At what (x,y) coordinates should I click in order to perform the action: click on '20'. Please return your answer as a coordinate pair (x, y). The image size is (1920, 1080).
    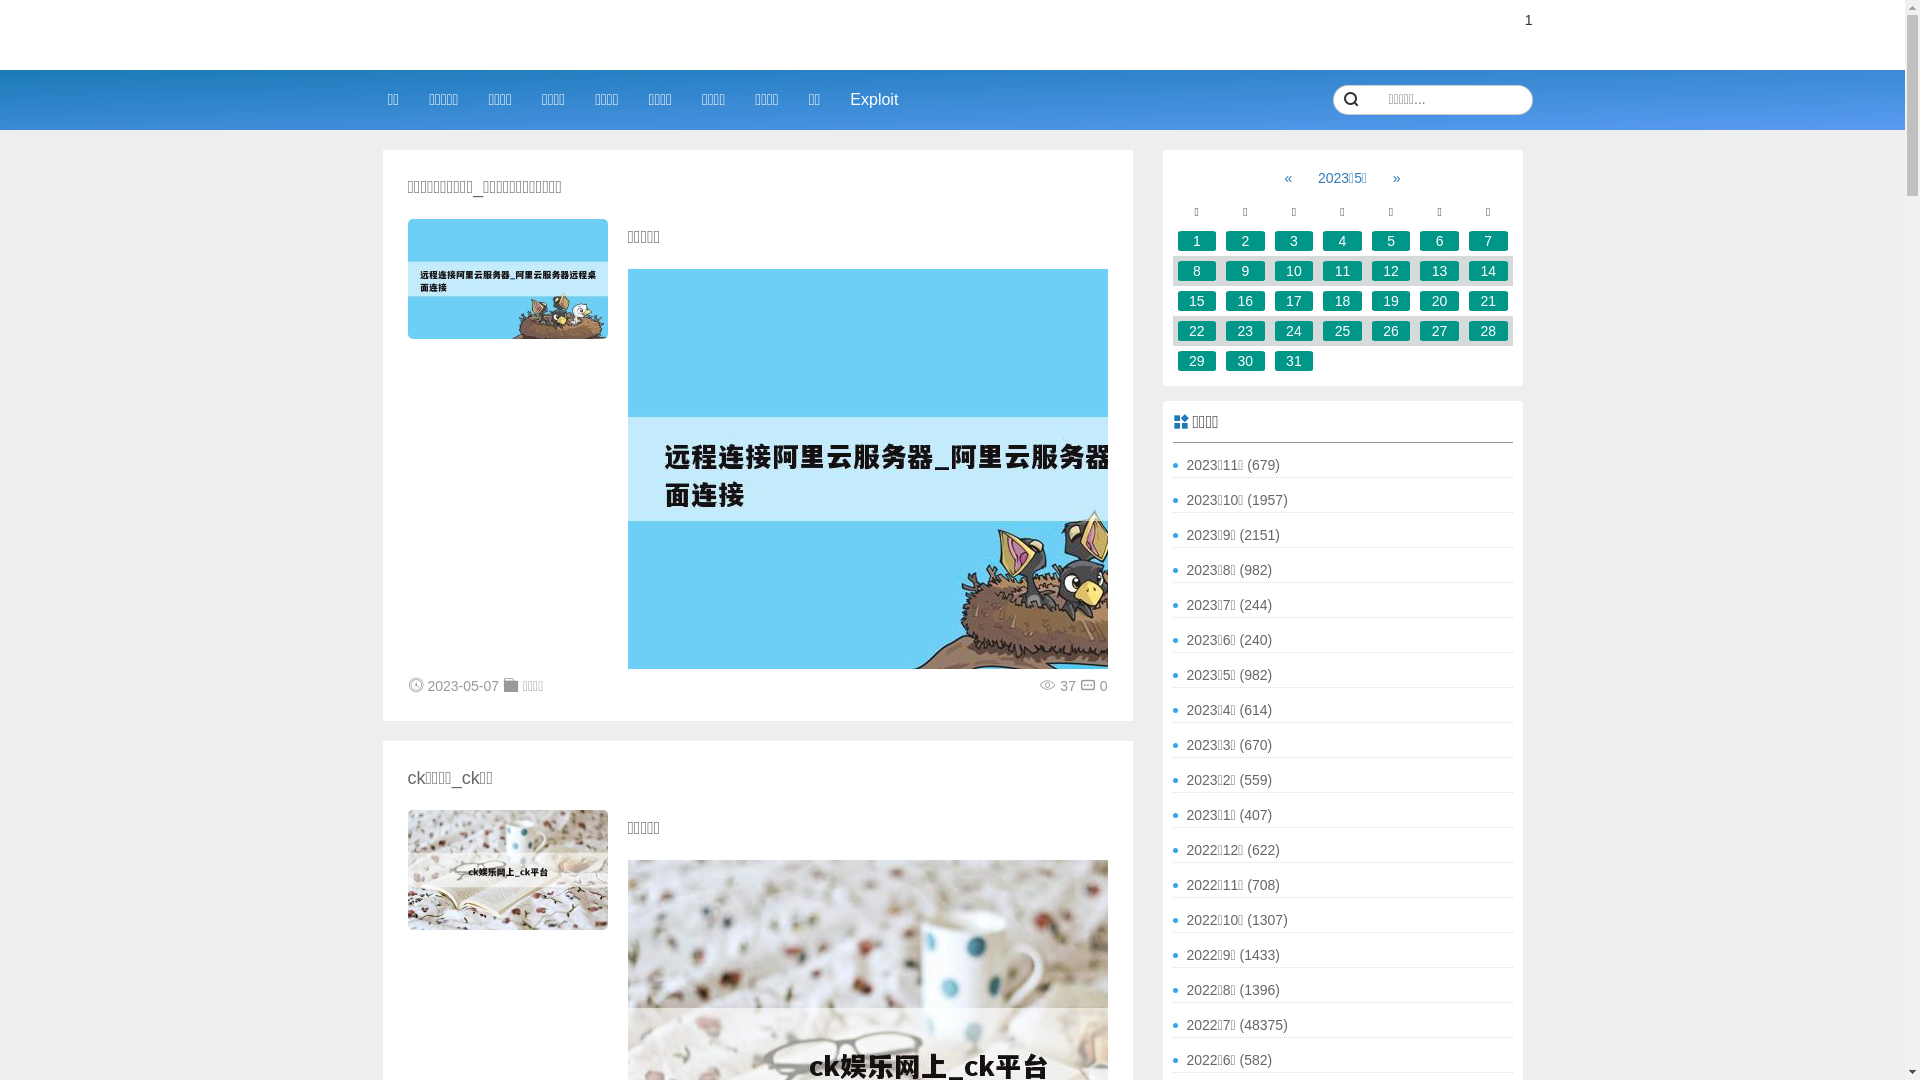
    Looking at the image, I should click on (1438, 300).